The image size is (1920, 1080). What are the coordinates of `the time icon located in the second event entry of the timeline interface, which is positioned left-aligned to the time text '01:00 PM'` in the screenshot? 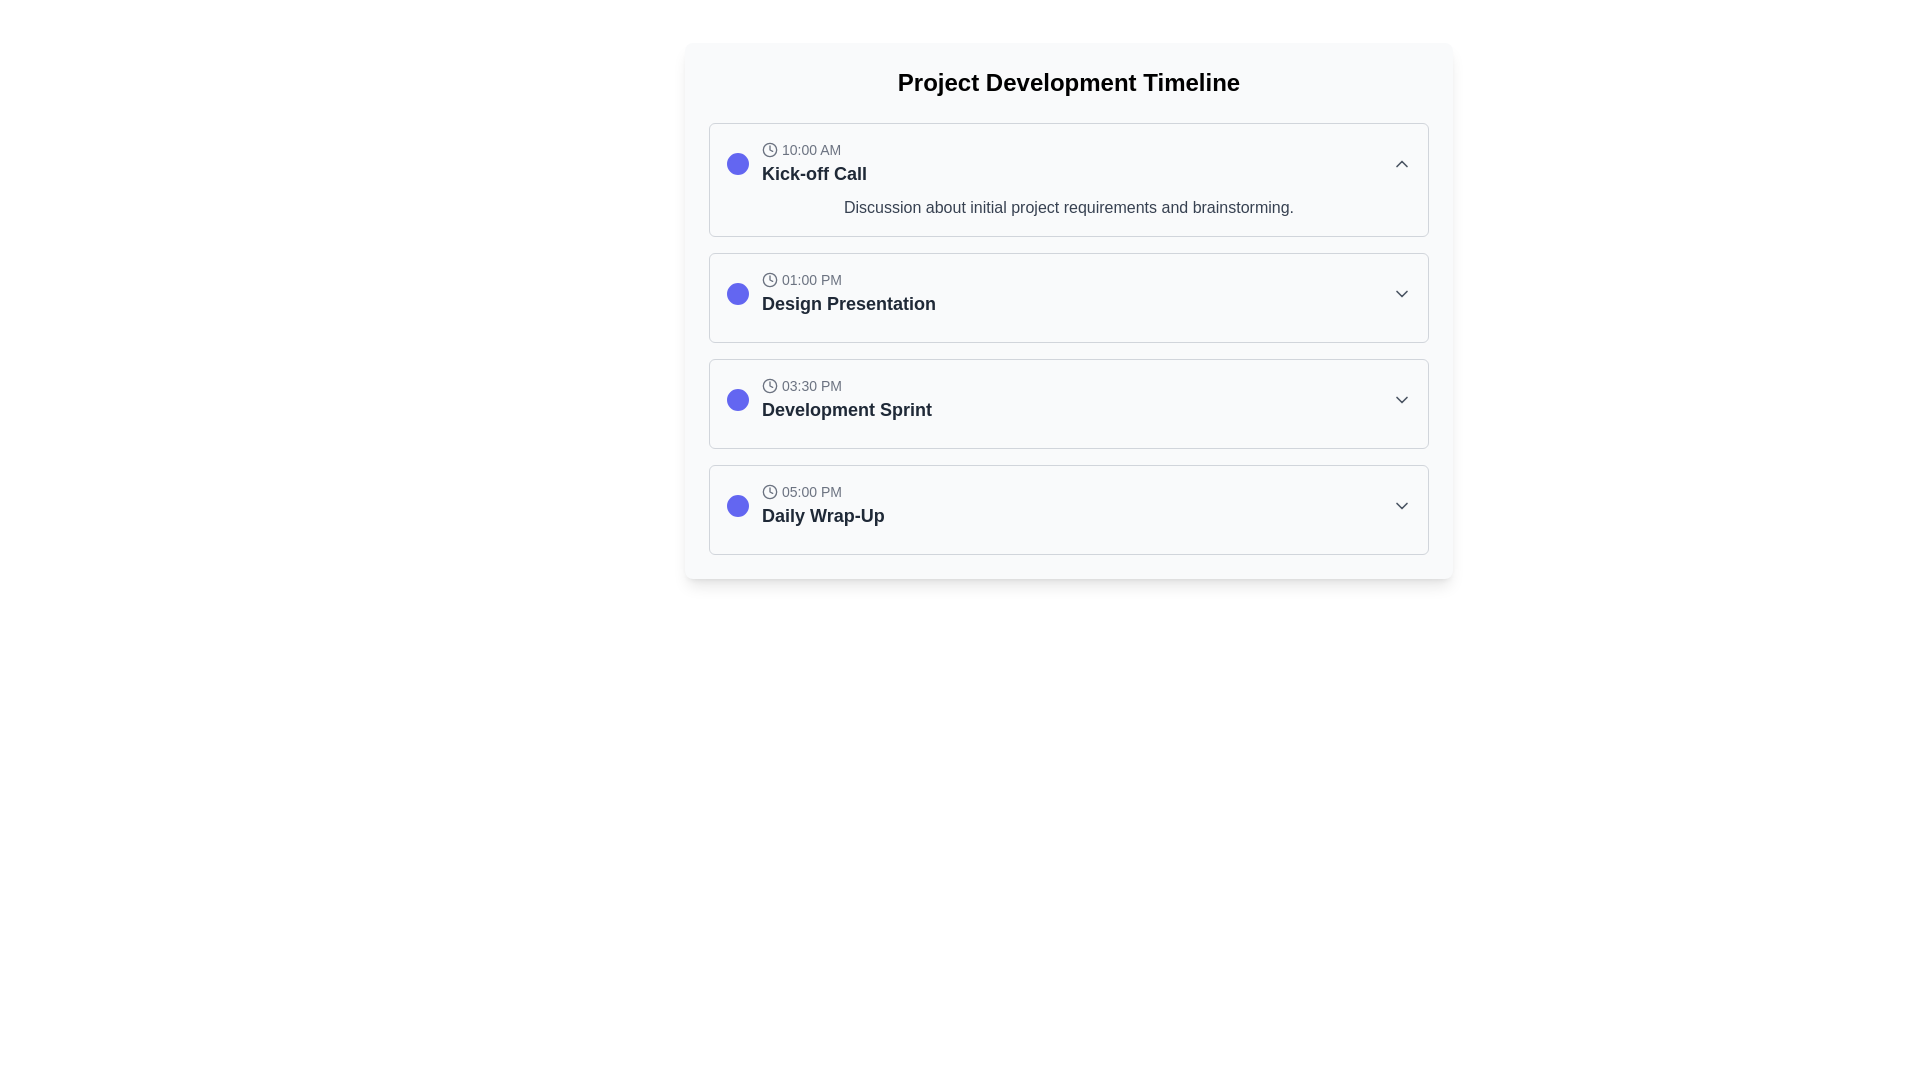 It's located at (768, 280).